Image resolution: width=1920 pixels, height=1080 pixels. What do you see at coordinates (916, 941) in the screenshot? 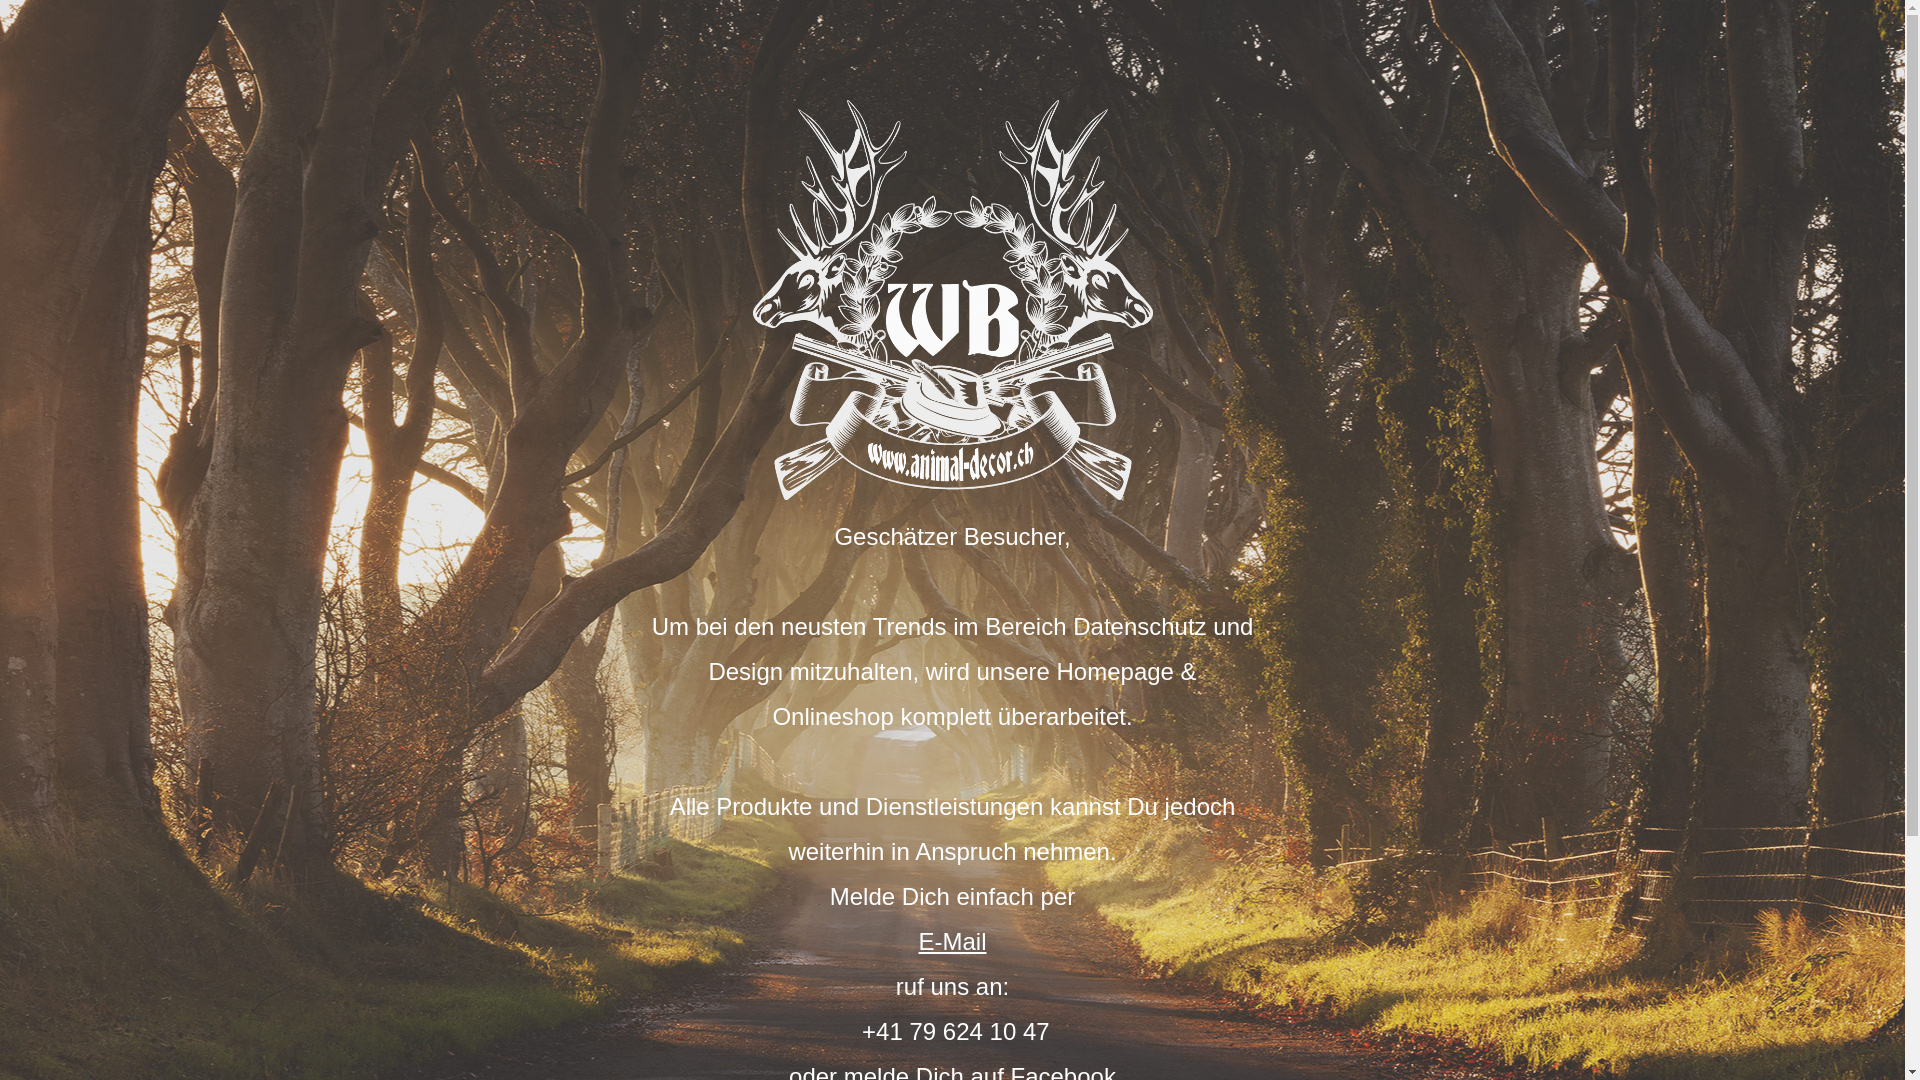
I see `'E-Mail'` at bounding box center [916, 941].